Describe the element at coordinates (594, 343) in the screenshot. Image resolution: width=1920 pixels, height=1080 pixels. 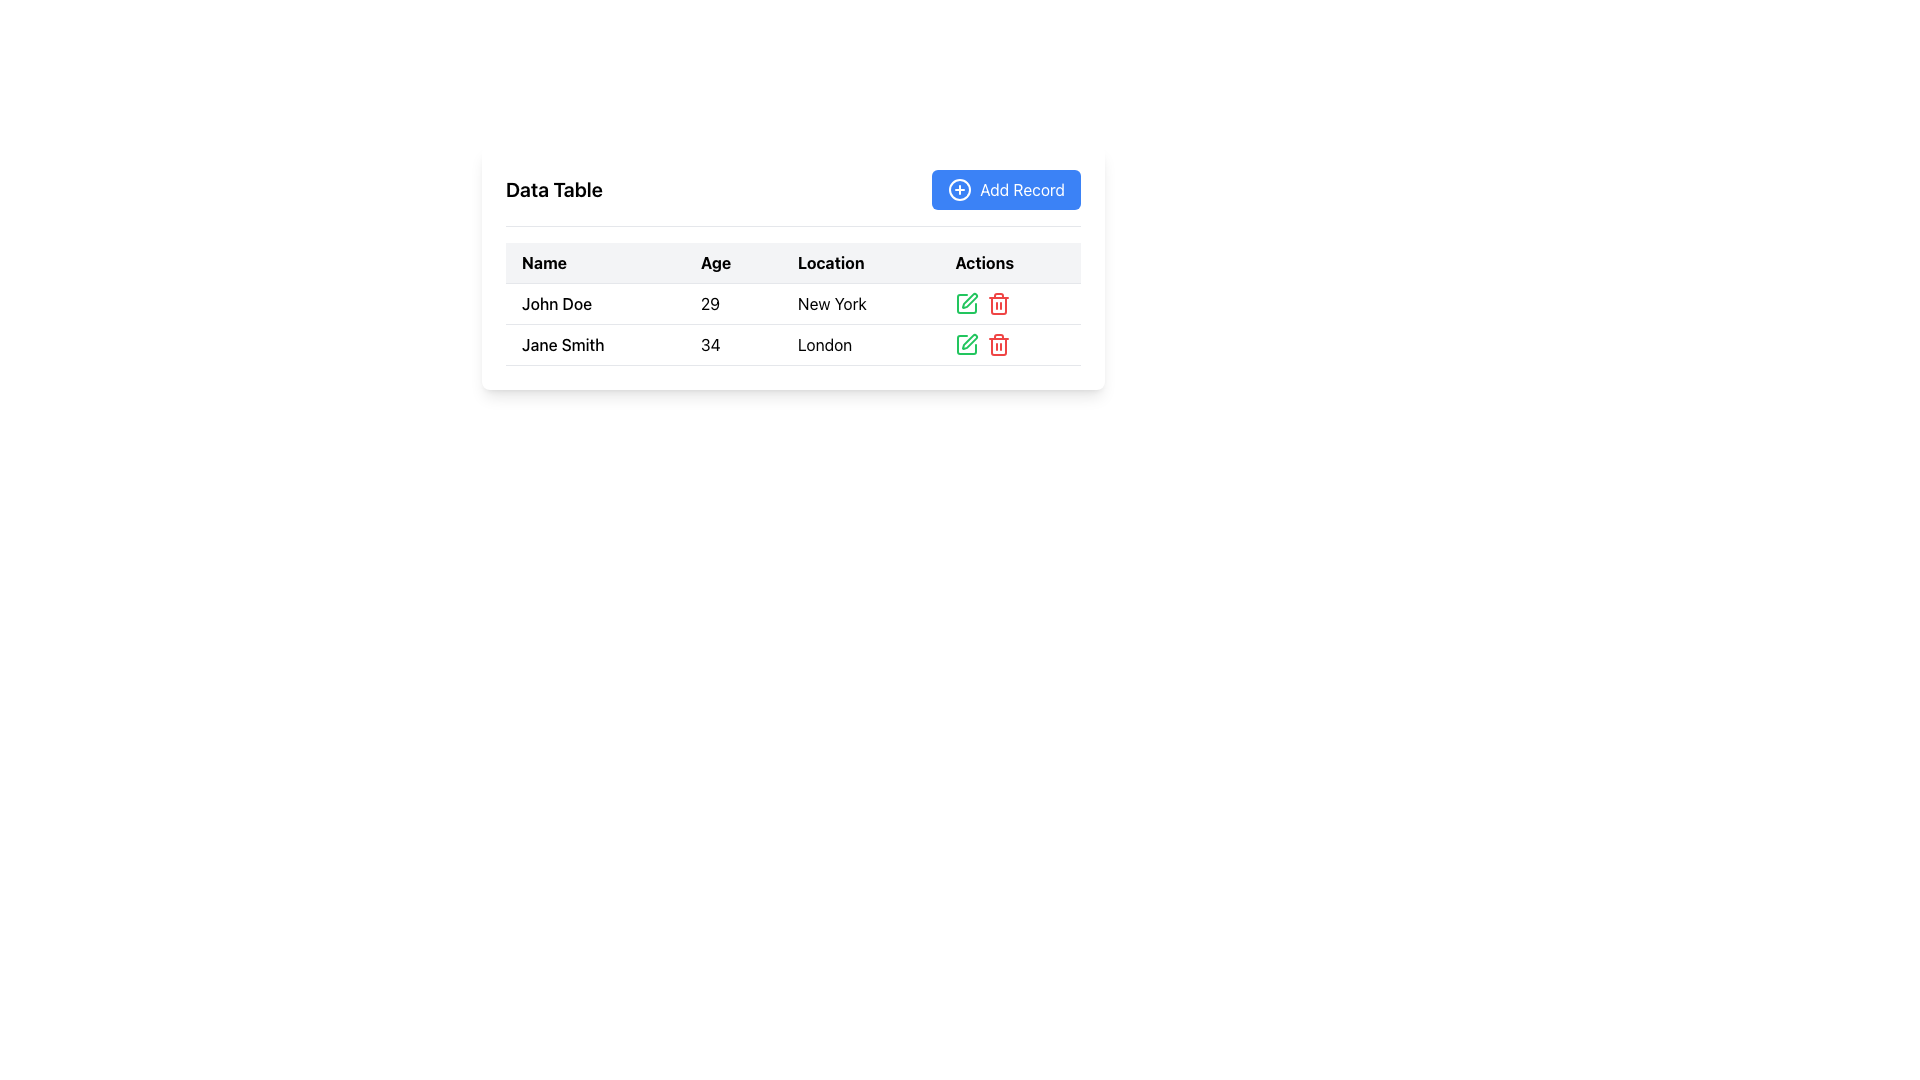
I see `the Text Label that represents the name of a person in the first column of the second row of a data table, located under the 'Name' heading` at that location.